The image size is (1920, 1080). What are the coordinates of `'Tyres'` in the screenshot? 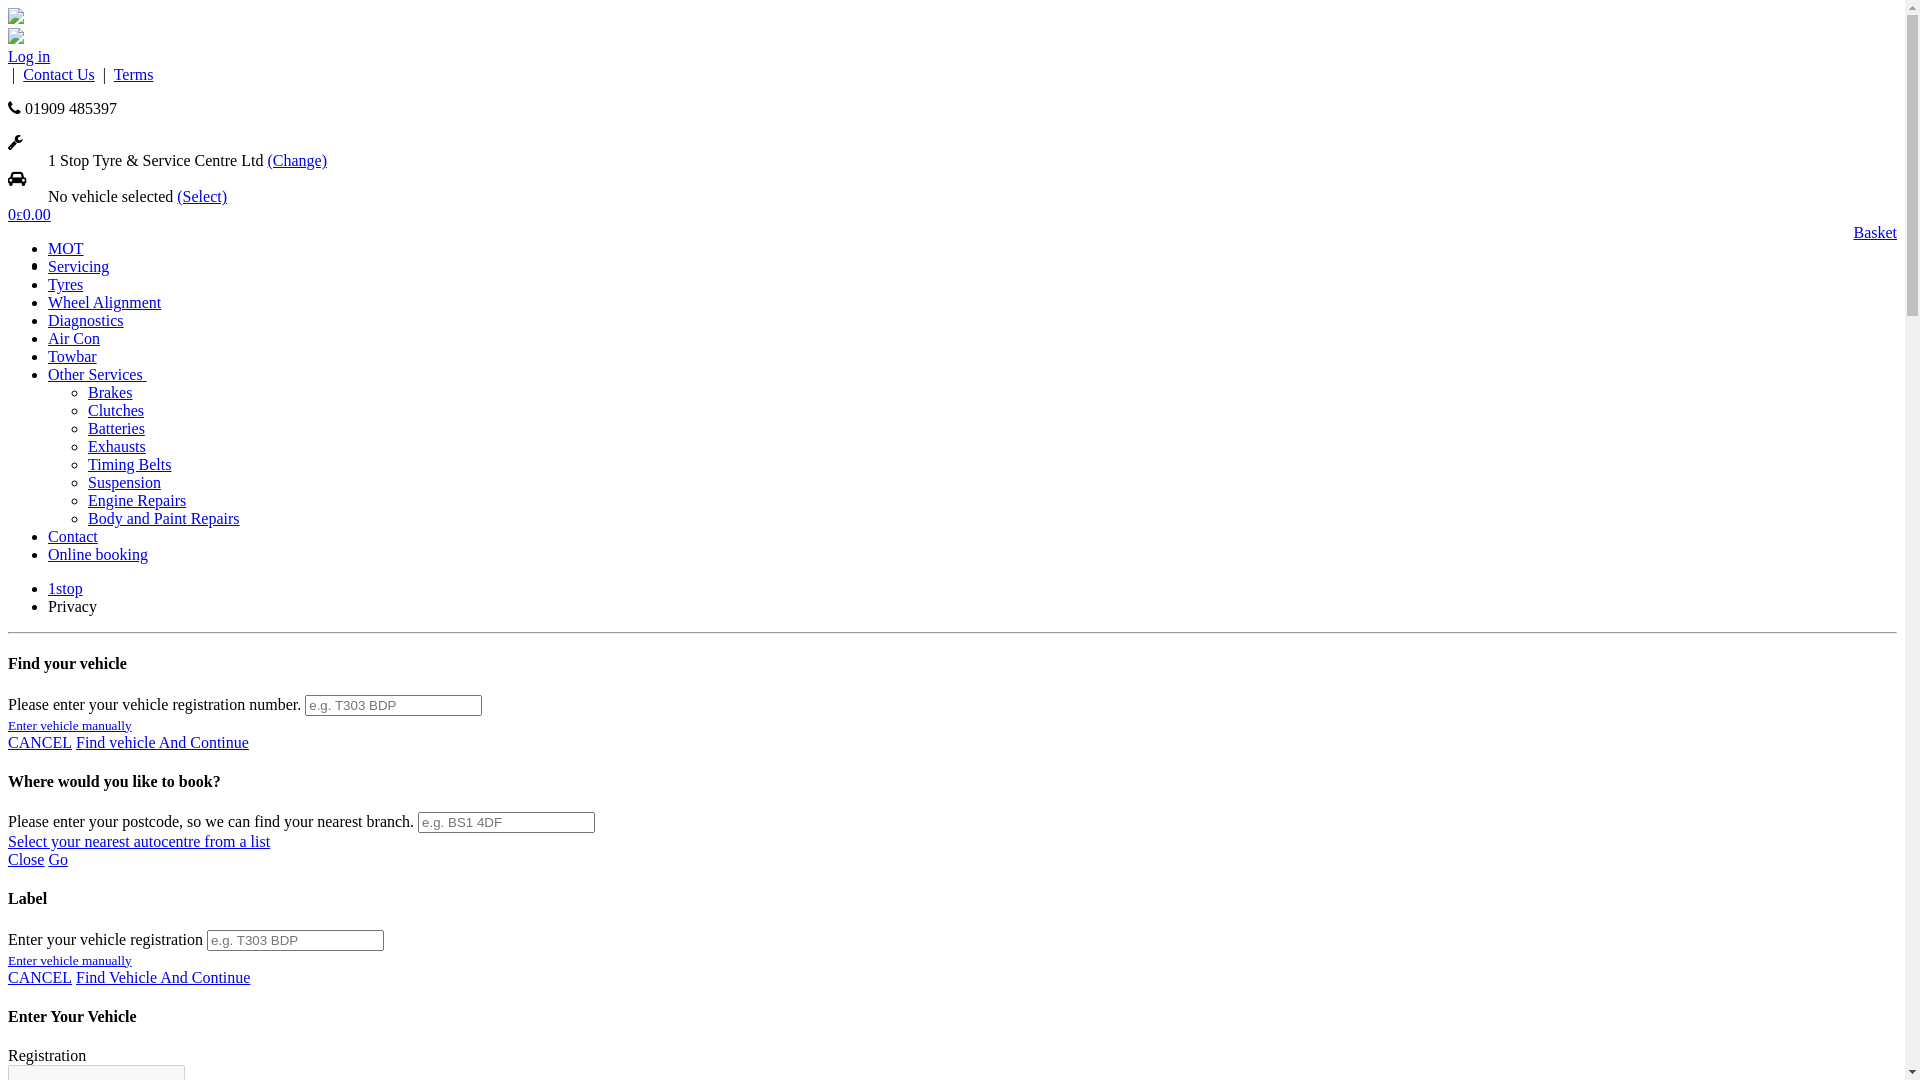 It's located at (65, 284).